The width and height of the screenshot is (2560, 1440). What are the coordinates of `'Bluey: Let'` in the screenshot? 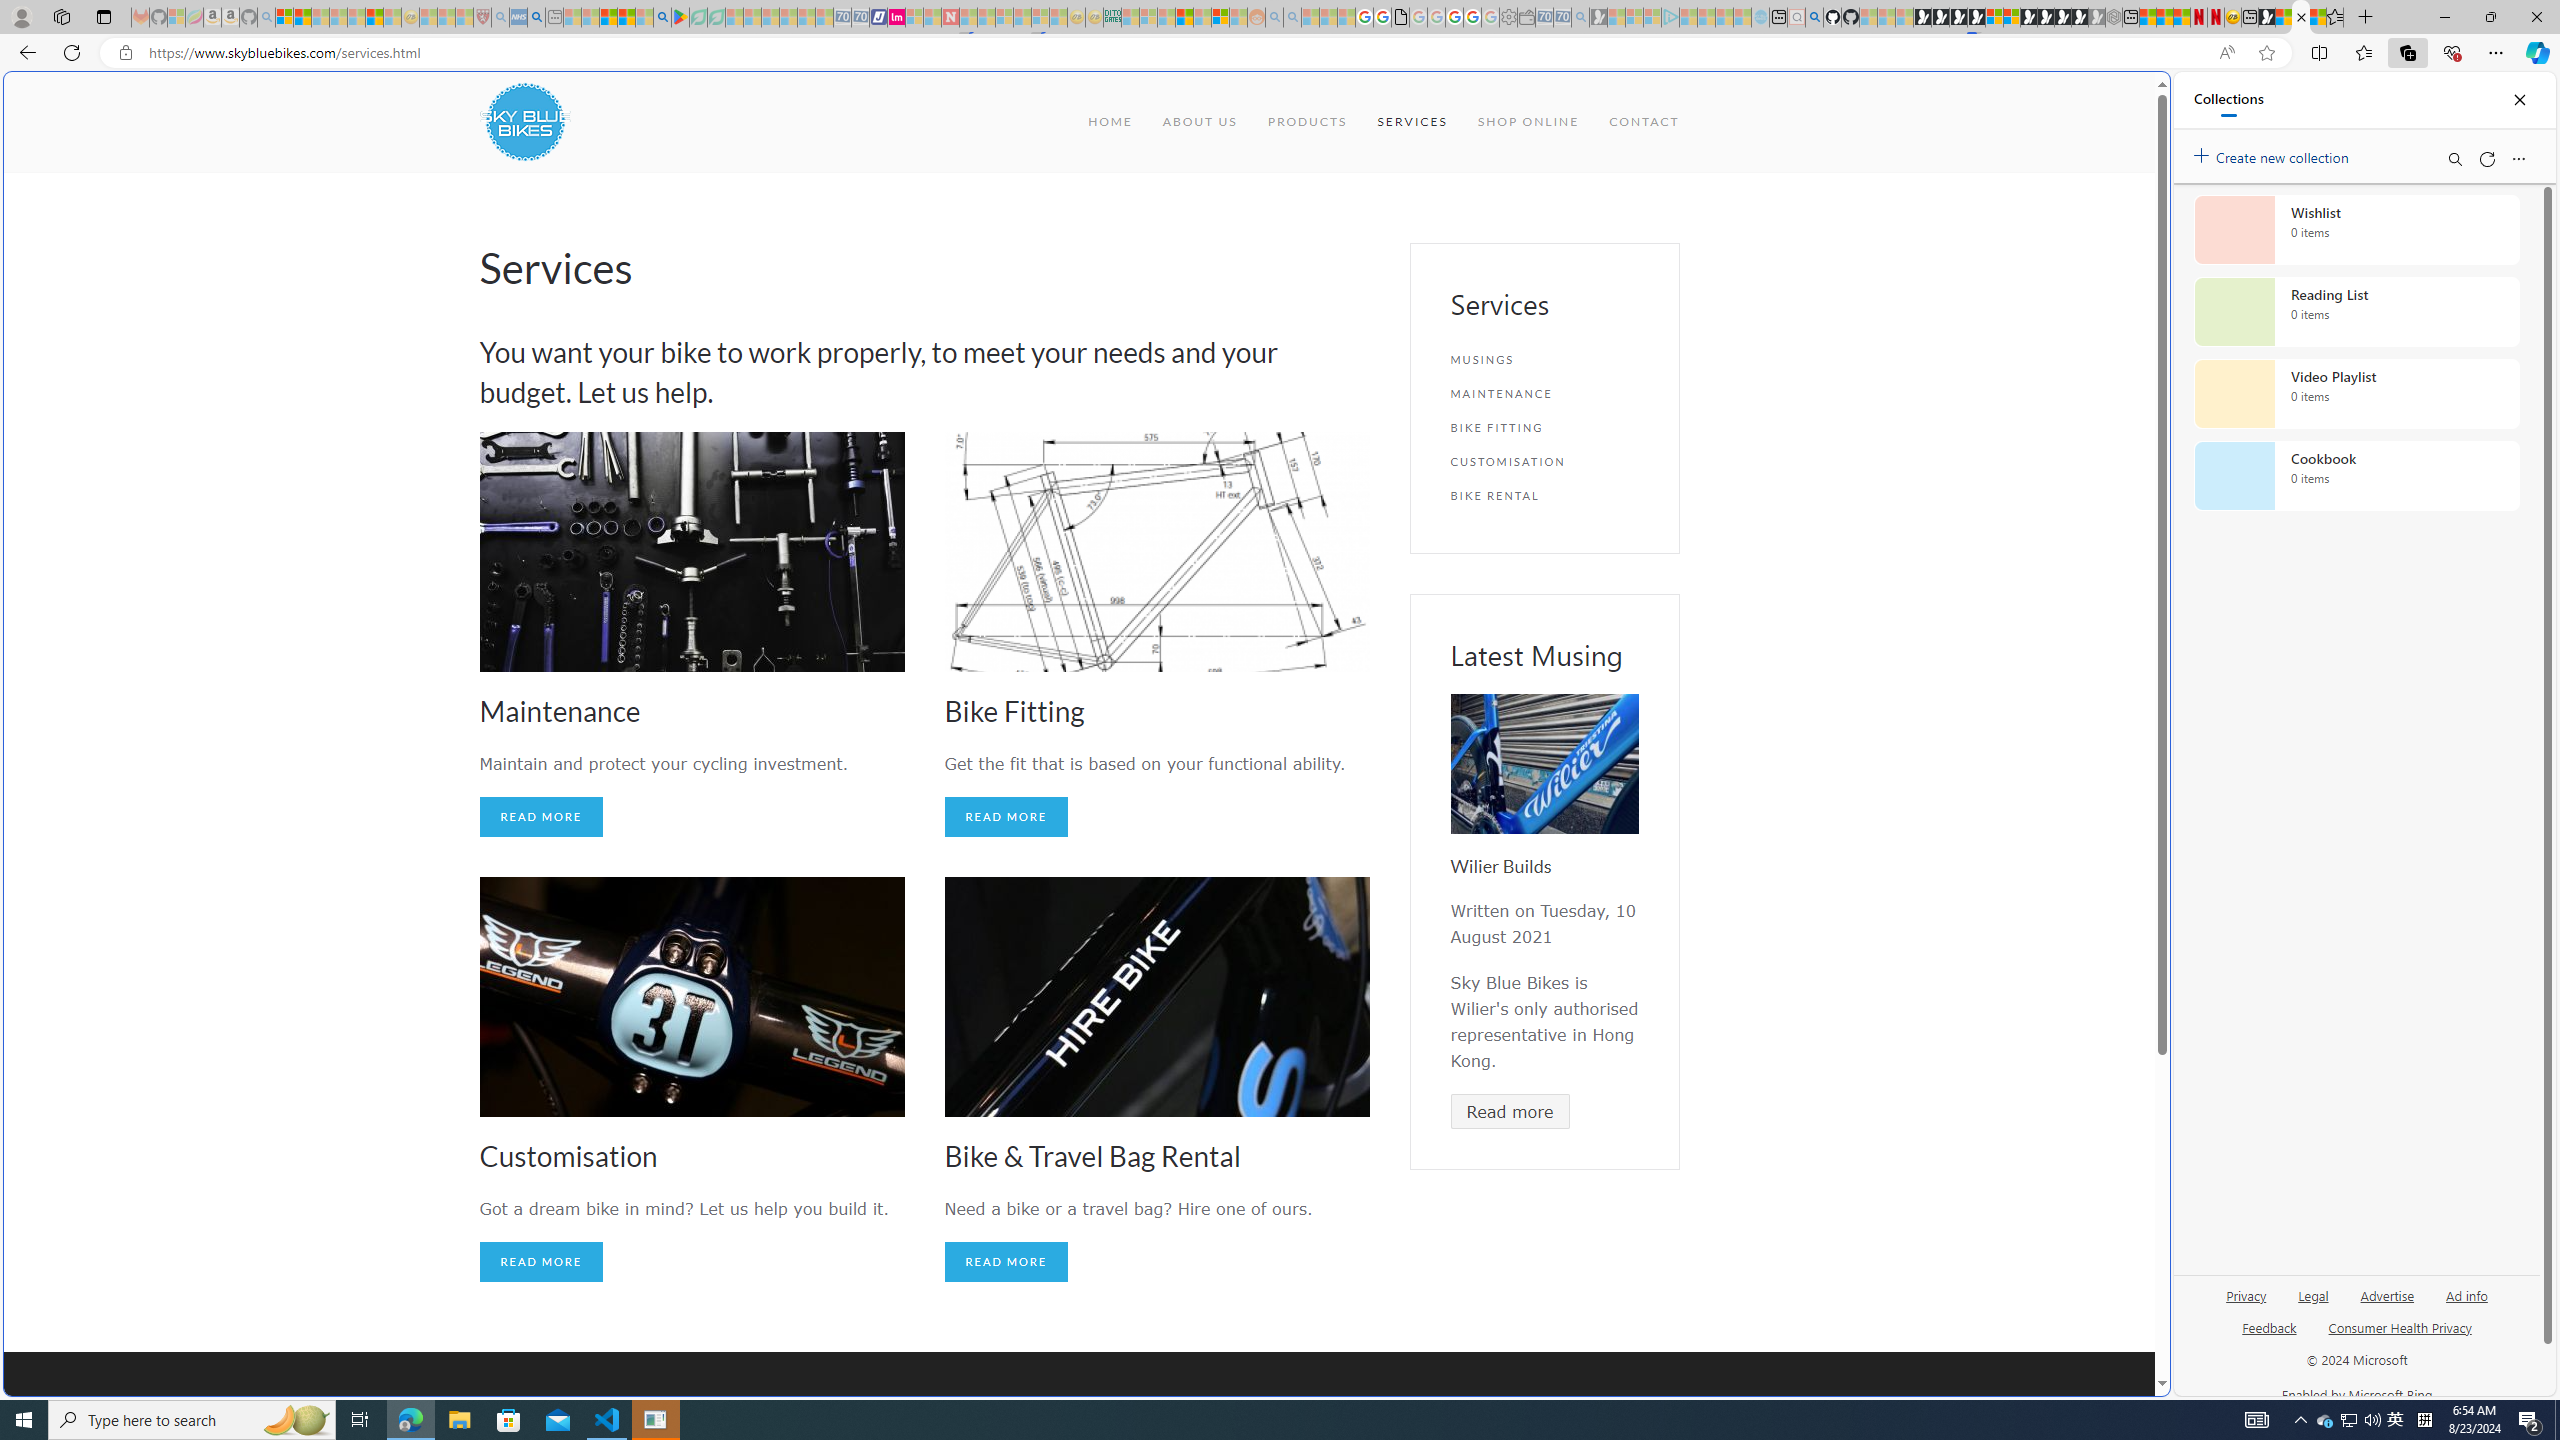 It's located at (680, 16).